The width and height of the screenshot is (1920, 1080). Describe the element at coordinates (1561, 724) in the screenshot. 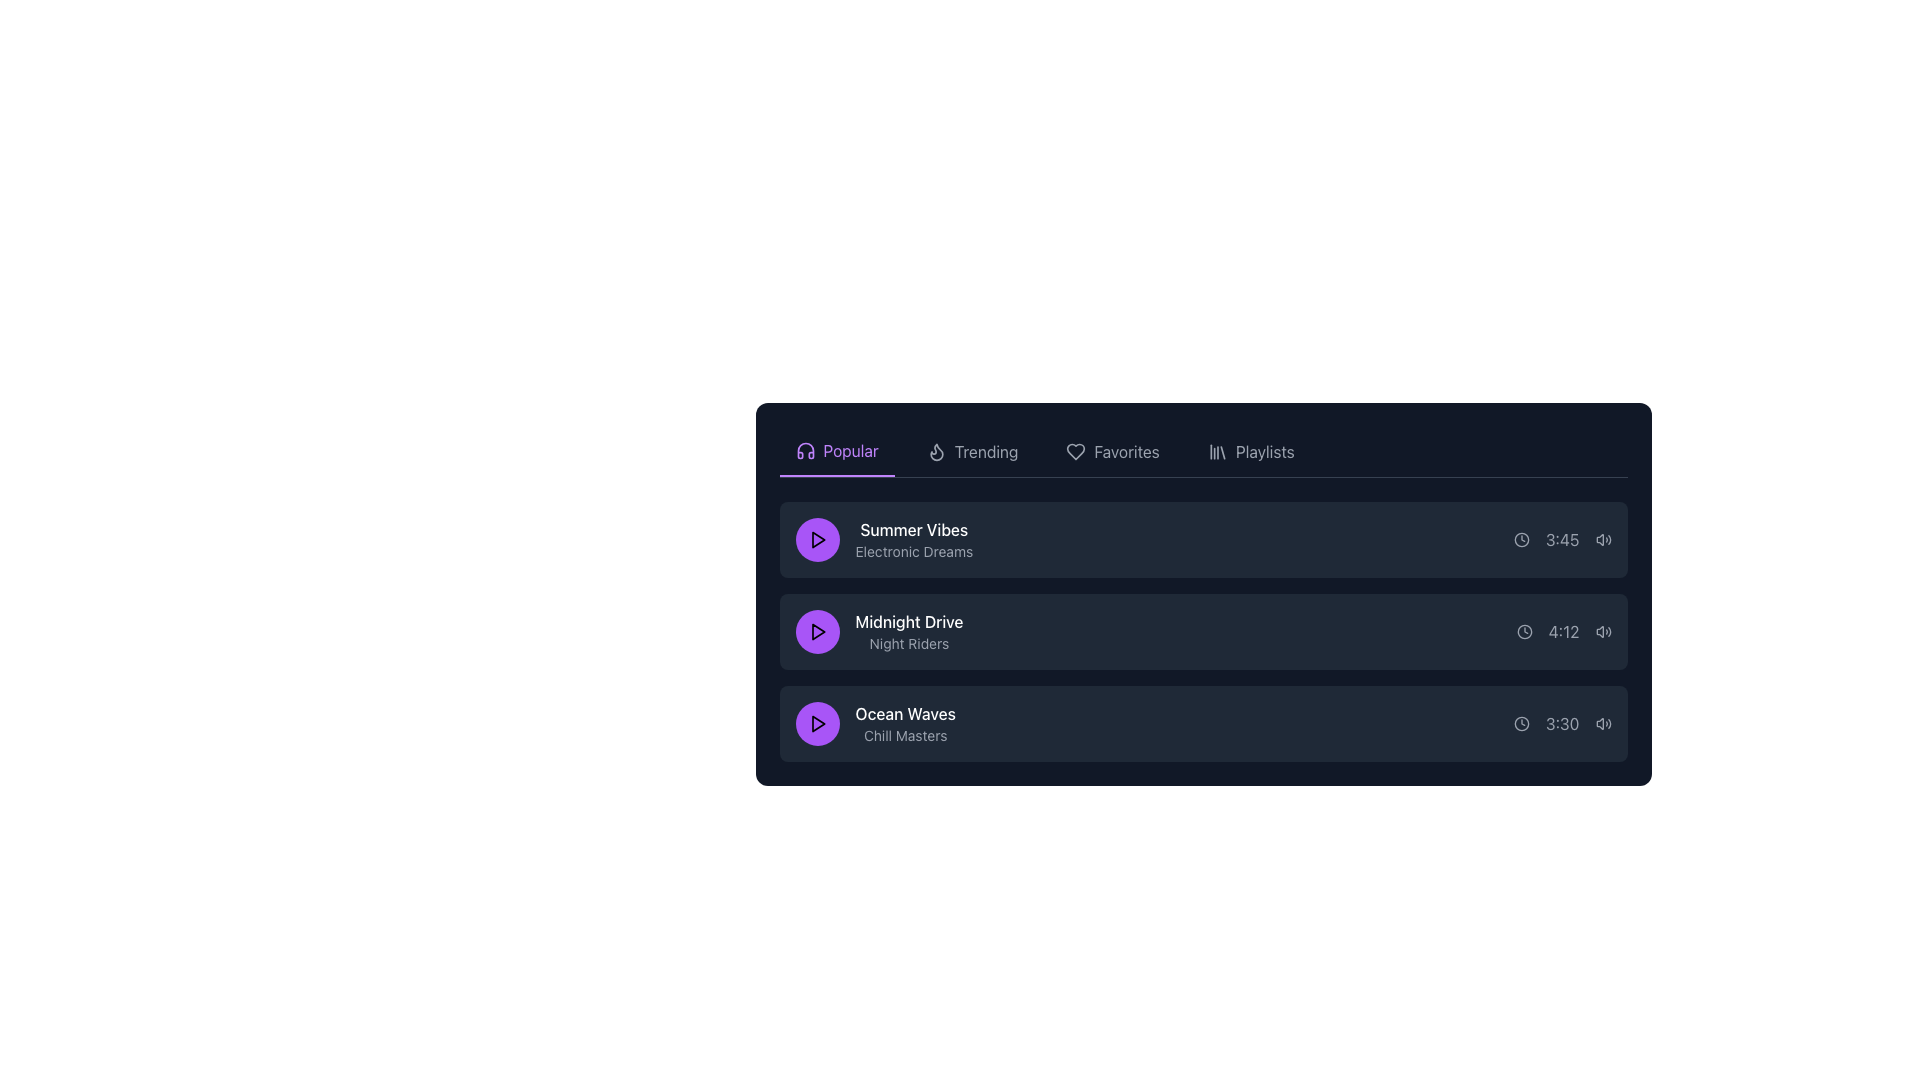

I see `the small gray clock icon and the text '3:30' located on the far right side of the third track item in the vertical playlist under the 'Popular' tab in the top navigation bar` at that location.